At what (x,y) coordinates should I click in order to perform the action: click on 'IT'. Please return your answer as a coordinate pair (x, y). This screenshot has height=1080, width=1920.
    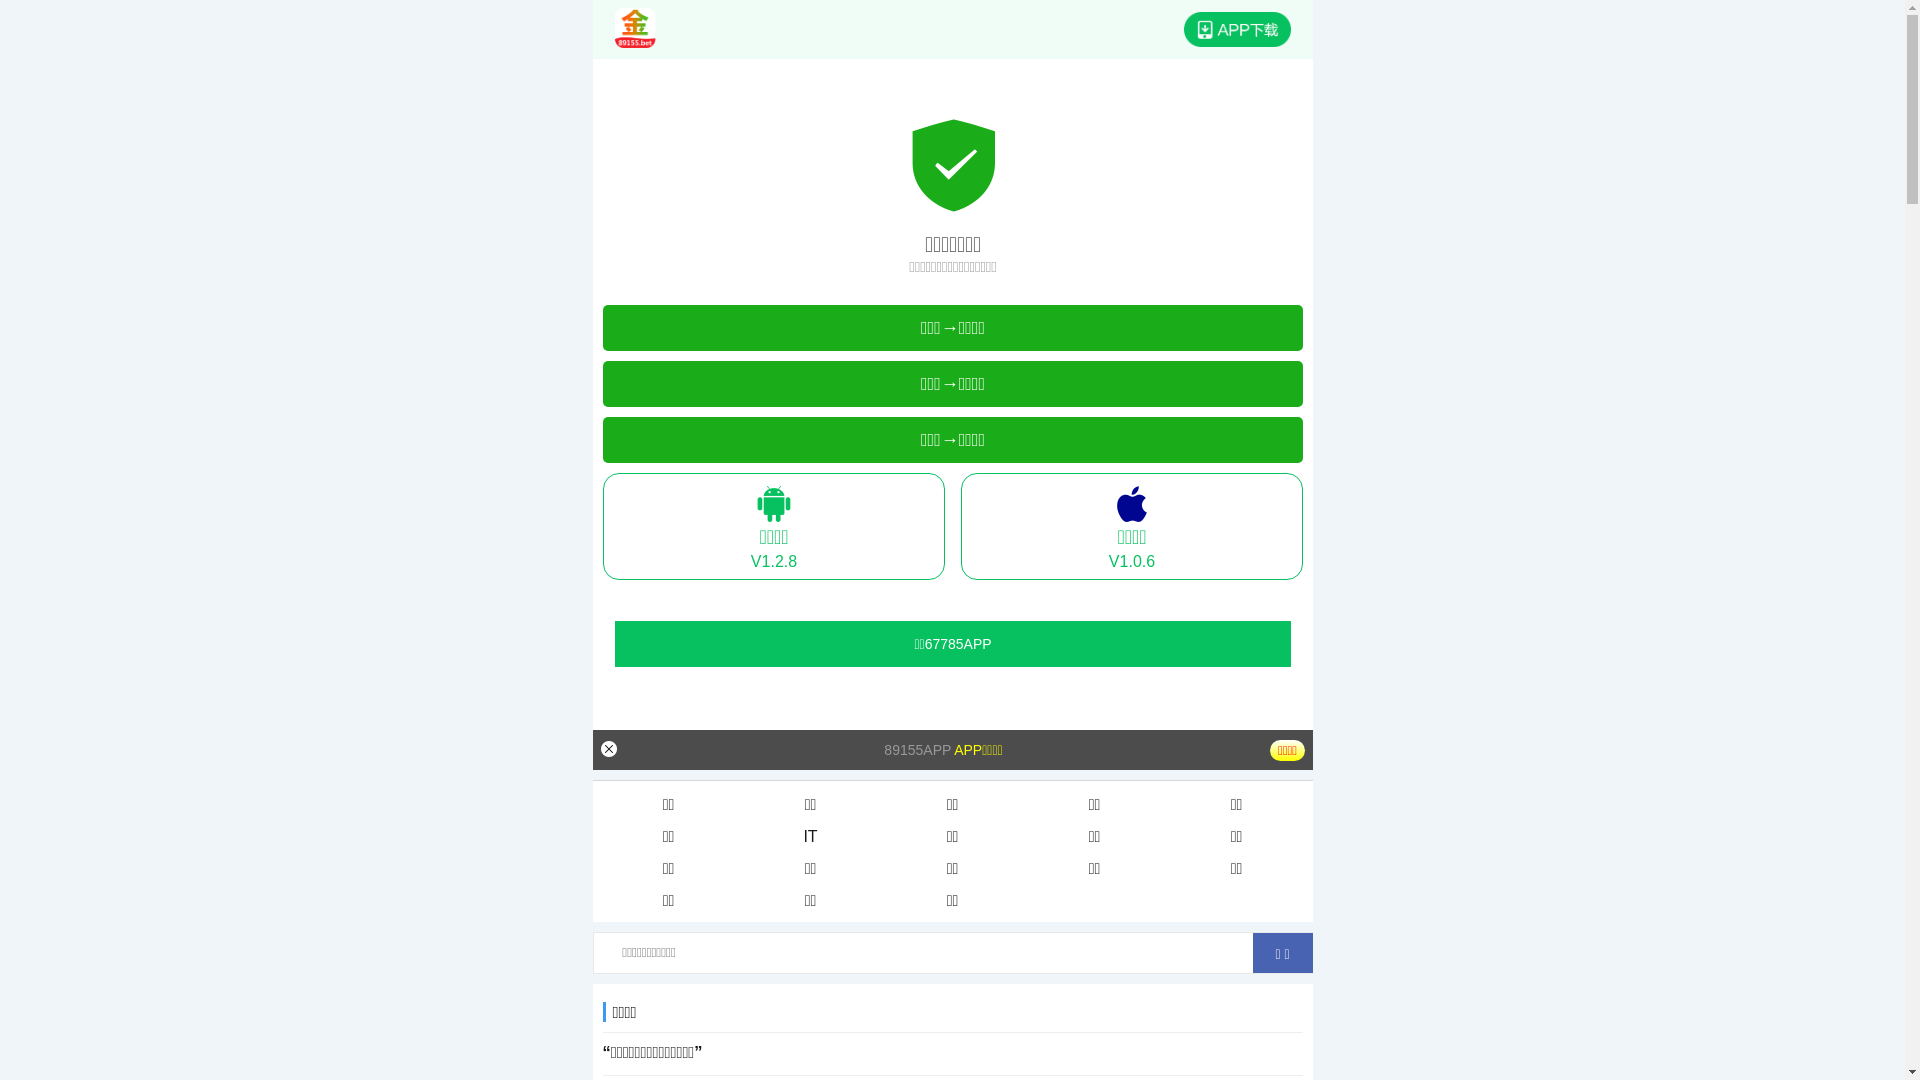
    Looking at the image, I should click on (811, 837).